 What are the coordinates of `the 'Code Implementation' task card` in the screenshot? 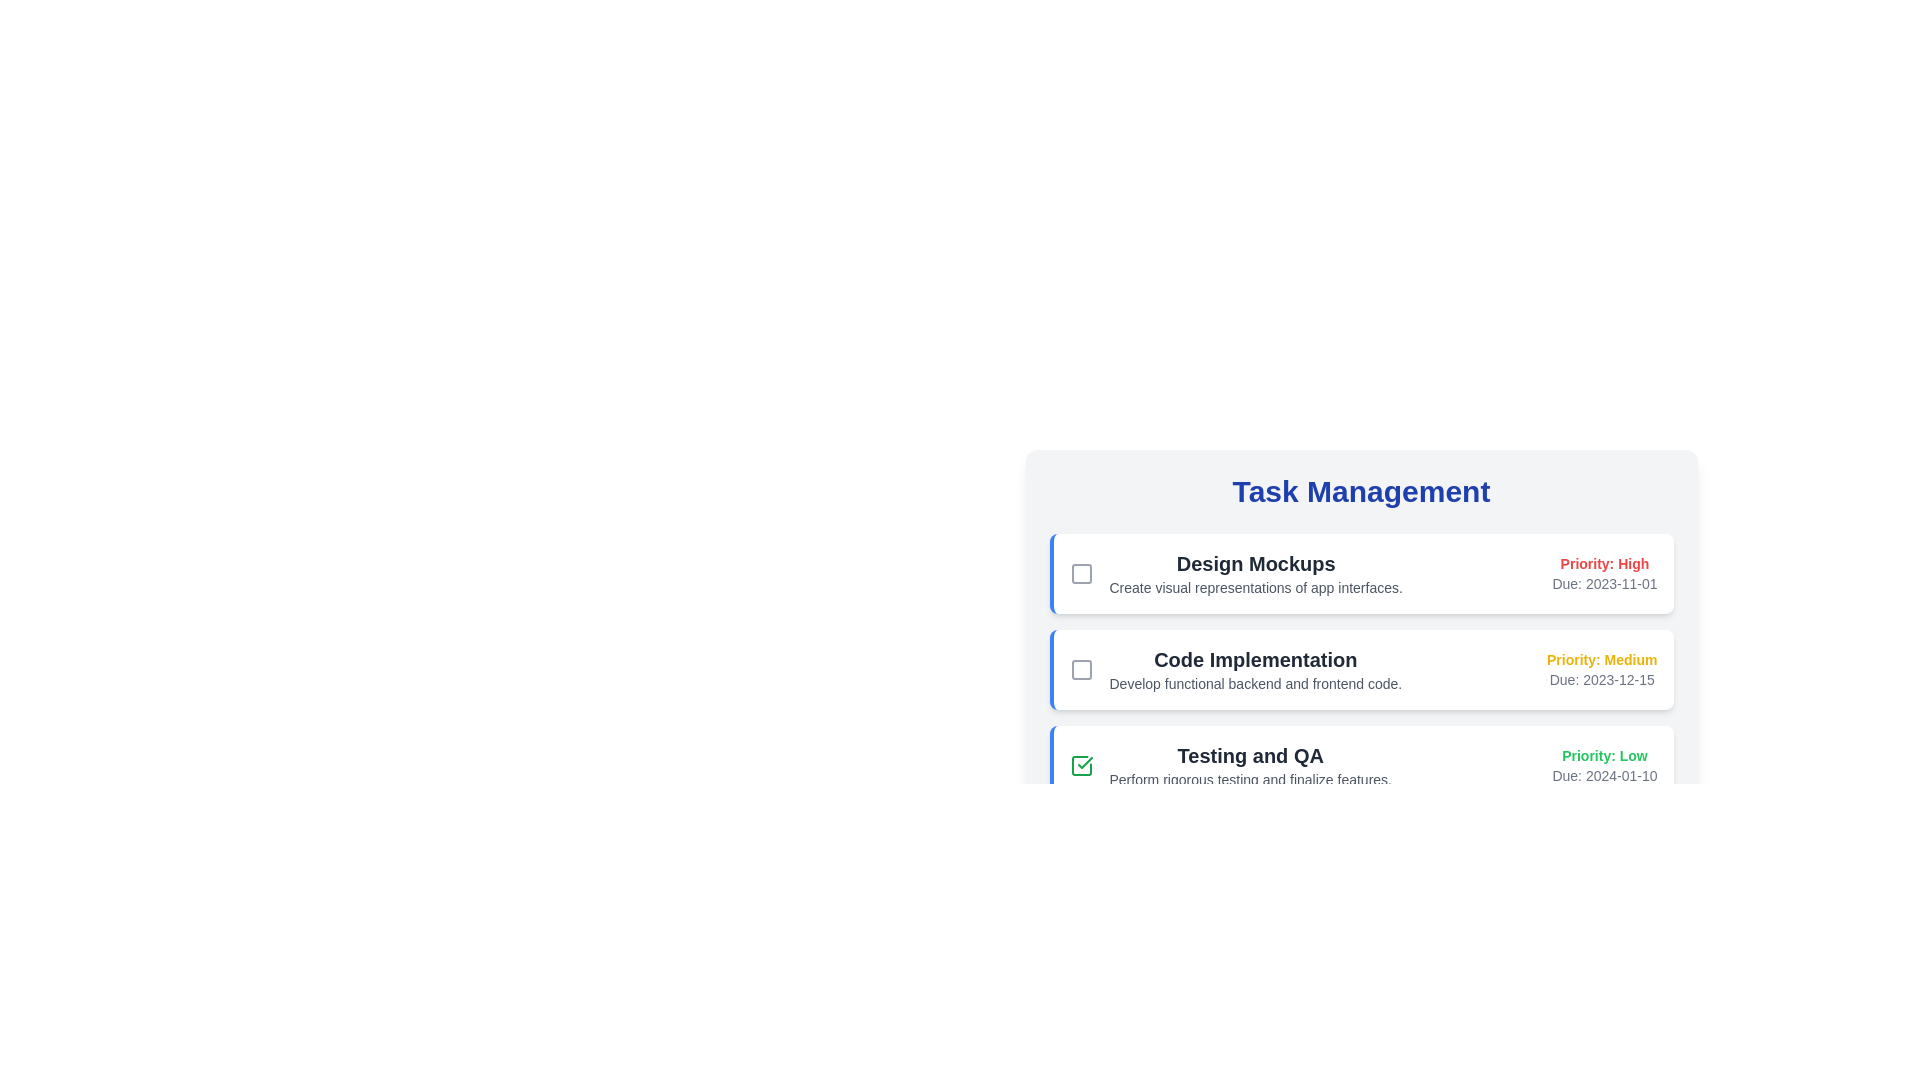 It's located at (1360, 670).